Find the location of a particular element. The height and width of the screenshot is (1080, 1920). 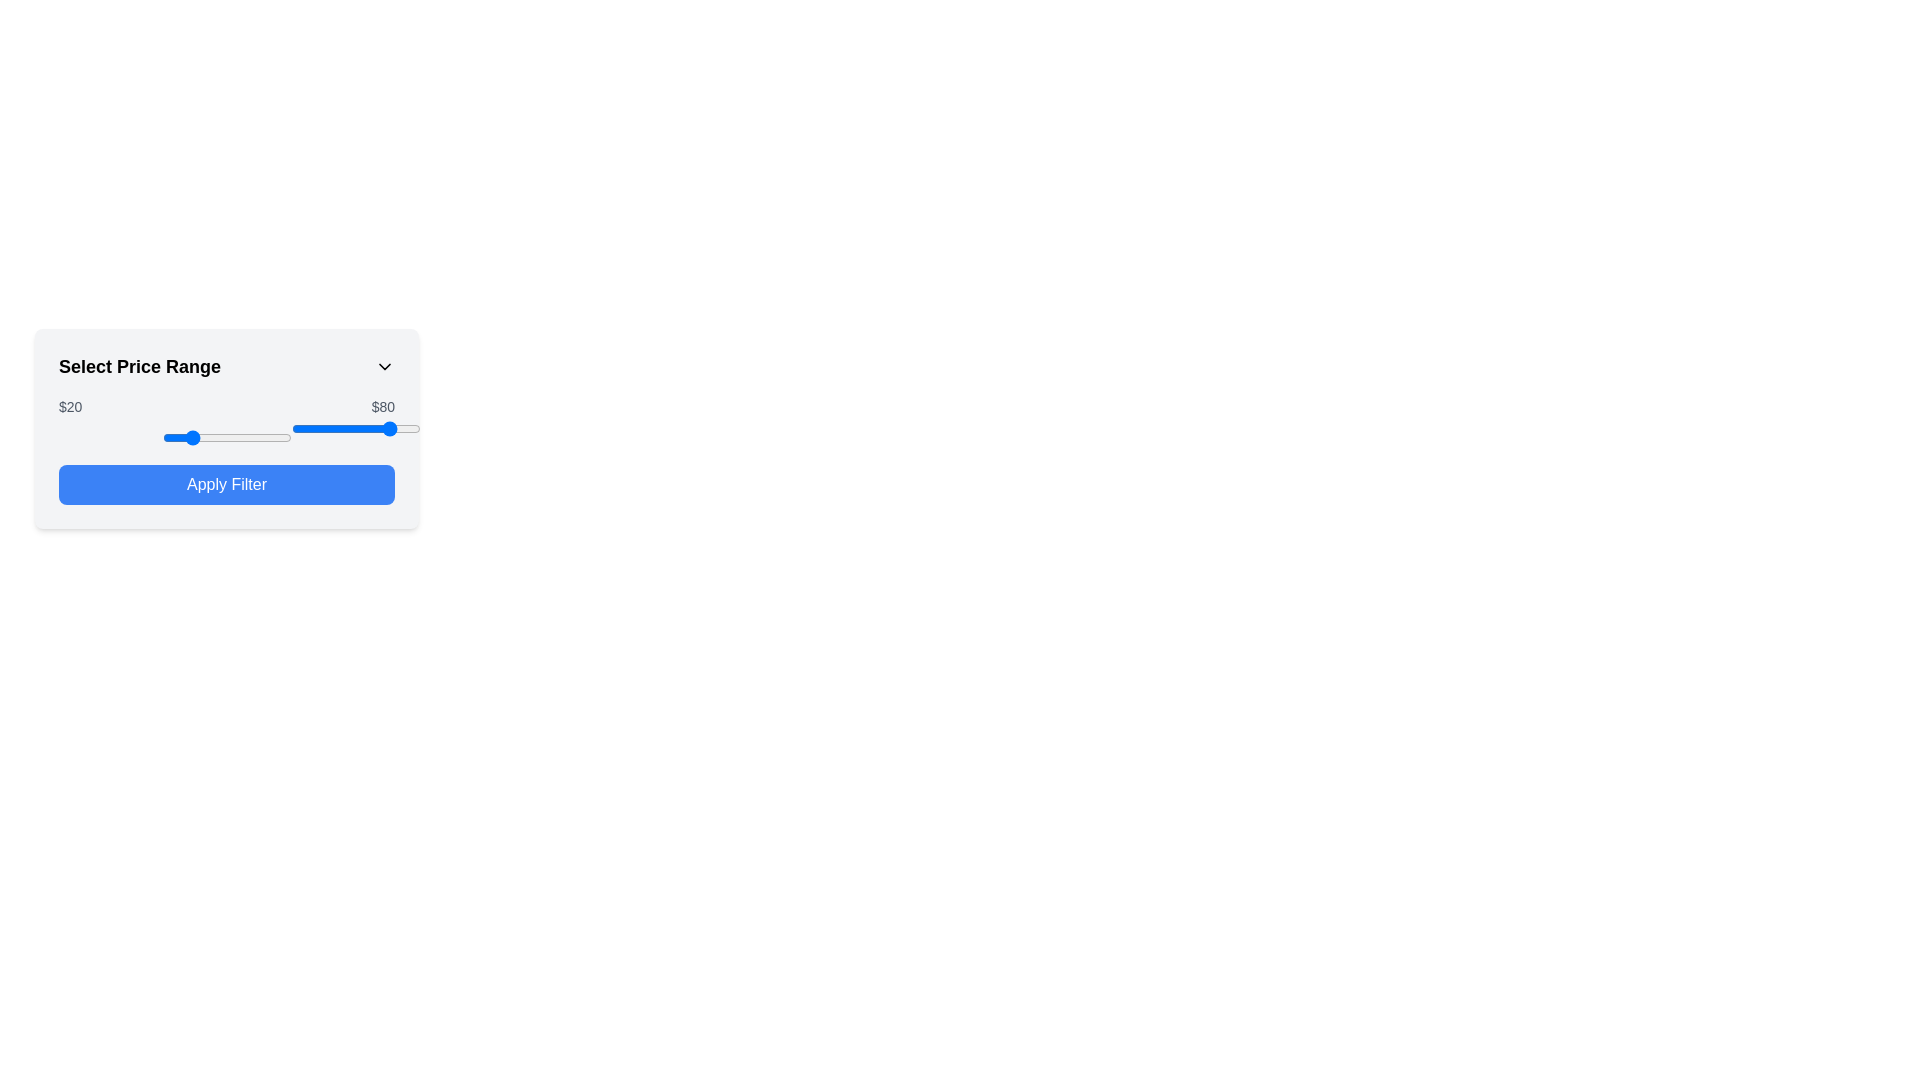

the static text label indicating the minimum and maximum prices in the selected range, located between '$20' and '$80' above the slider bar is located at coordinates (226, 406).